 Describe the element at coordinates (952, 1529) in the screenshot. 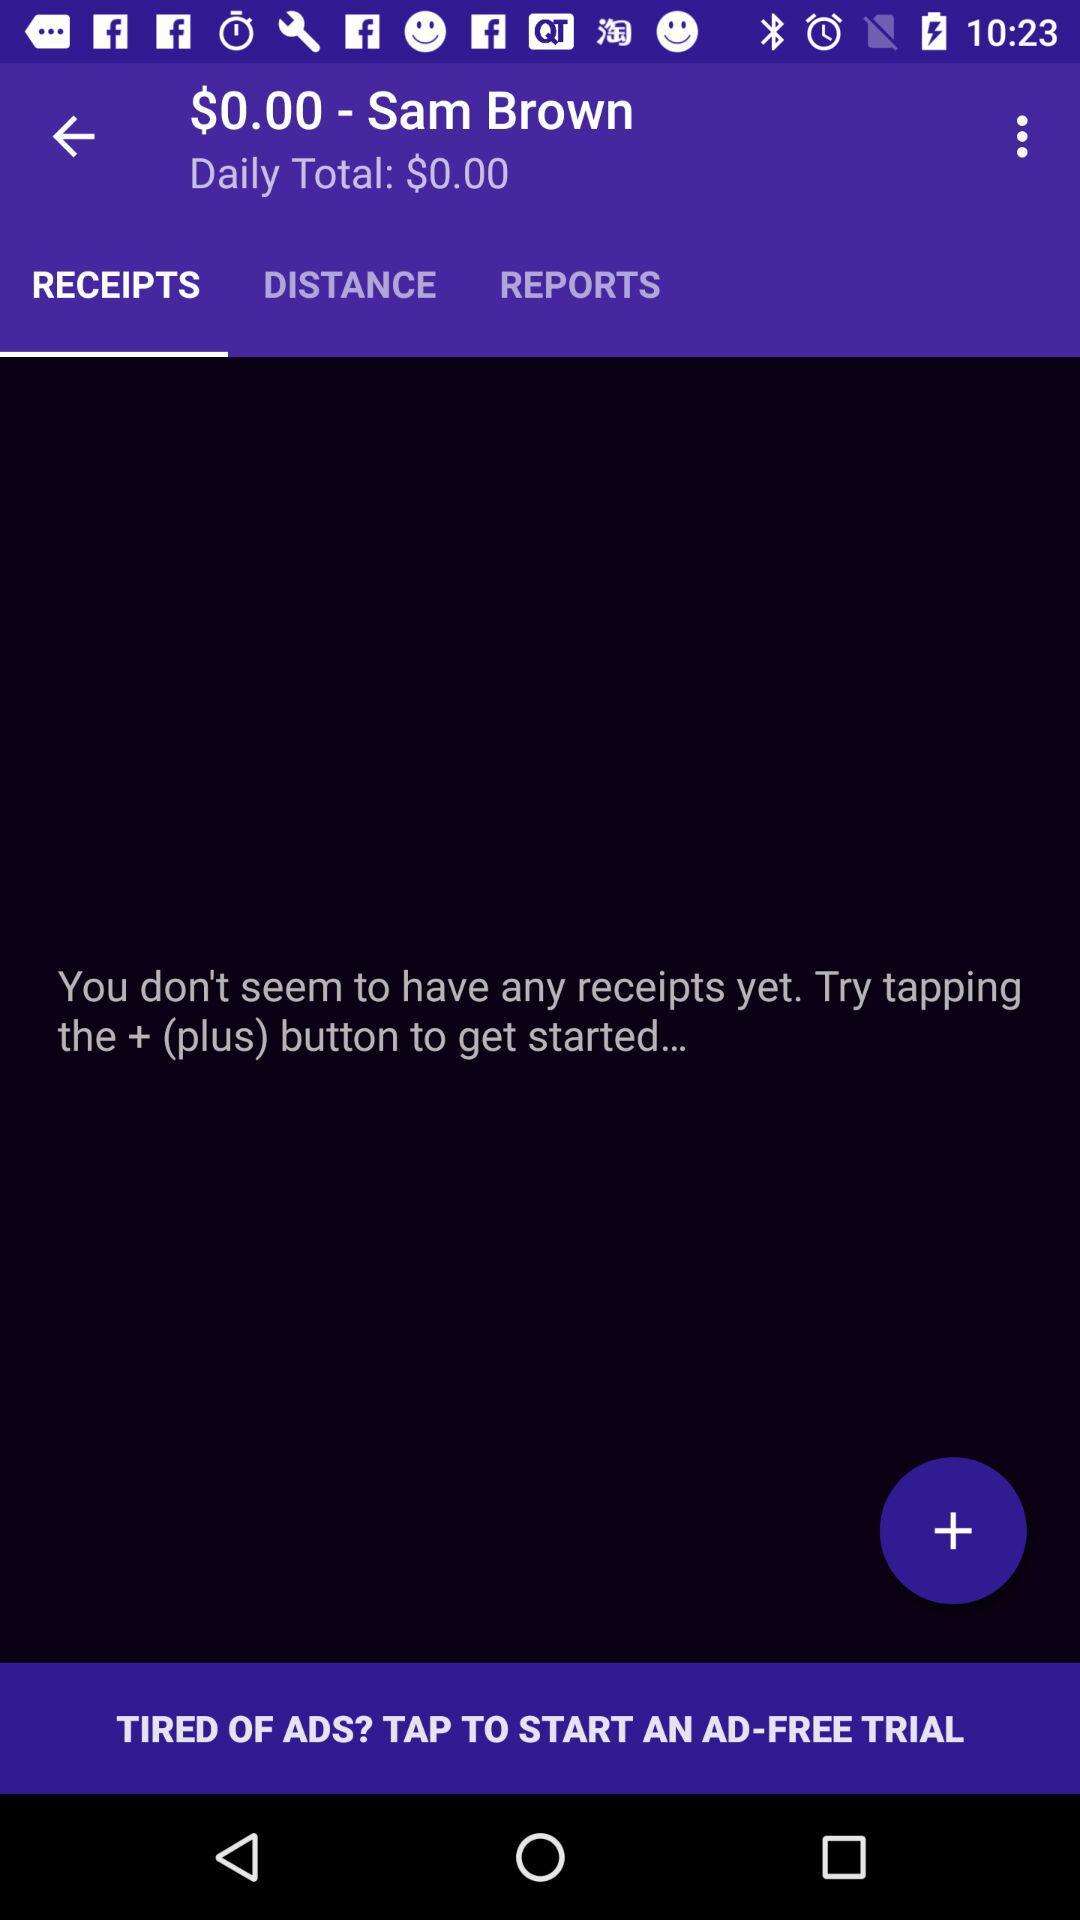

I see `the item above tired of ads icon` at that location.